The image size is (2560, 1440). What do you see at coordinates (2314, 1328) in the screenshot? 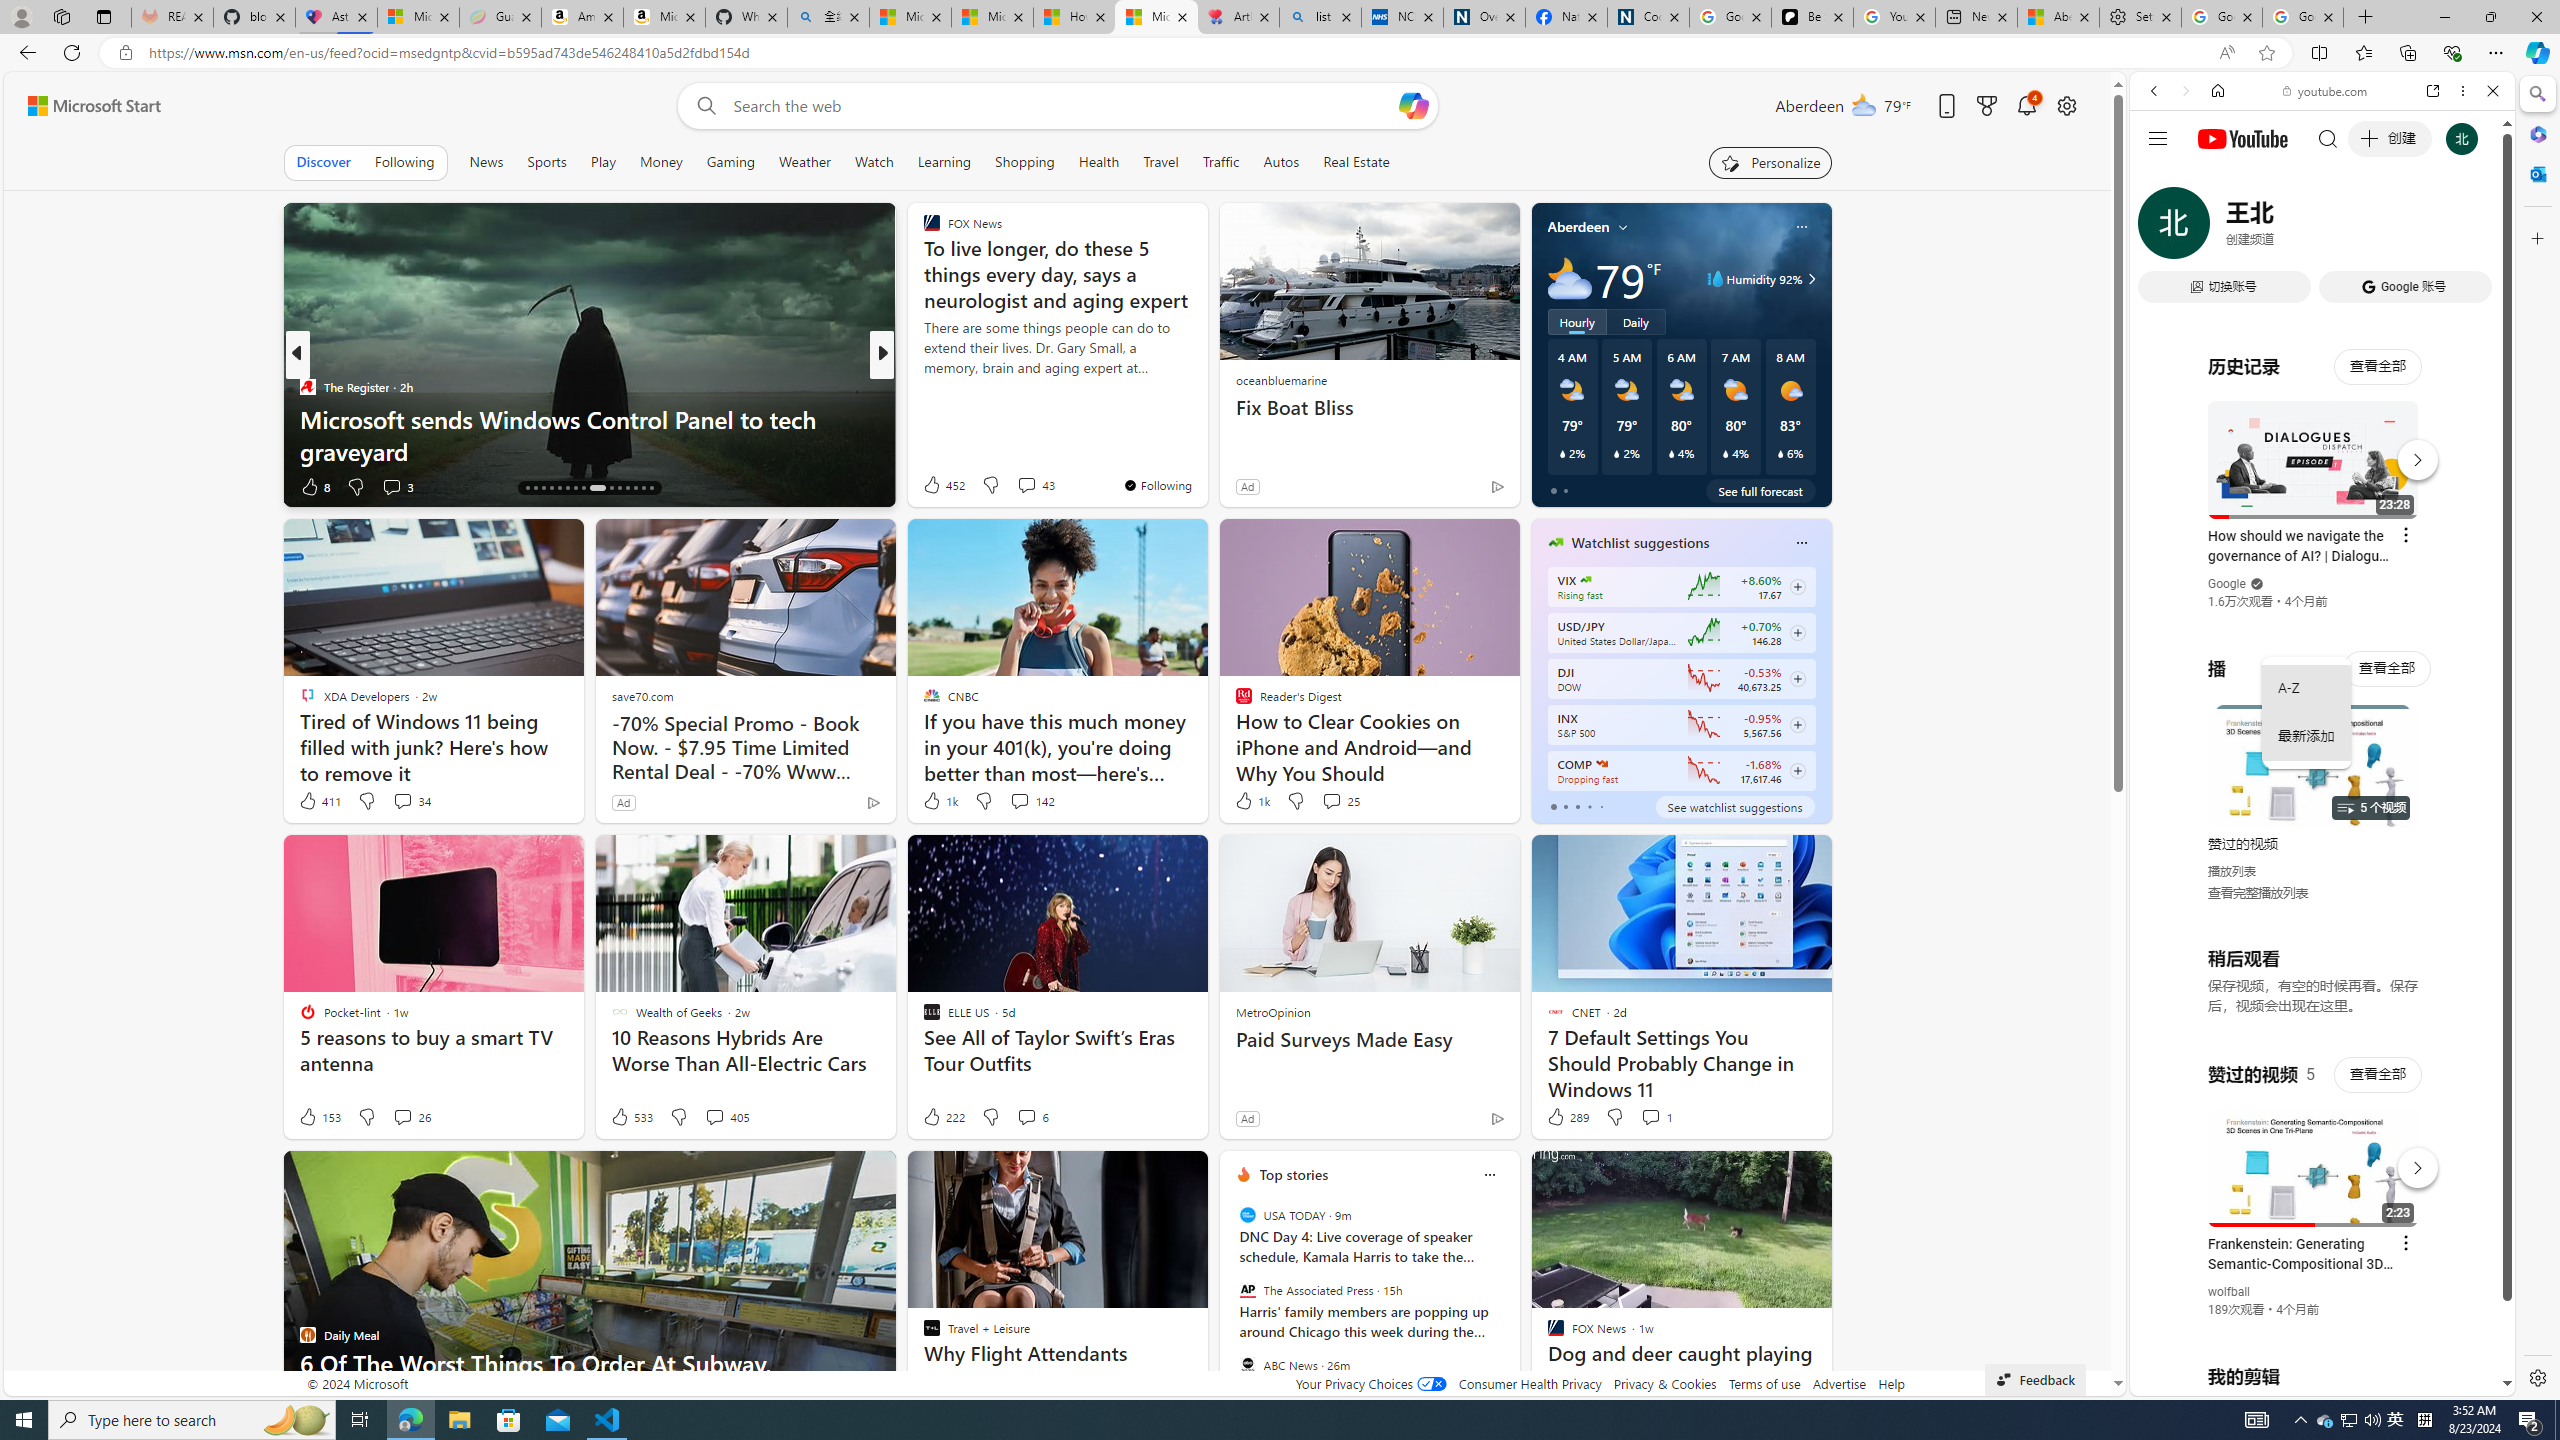
I see `'you'` at bounding box center [2314, 1328].